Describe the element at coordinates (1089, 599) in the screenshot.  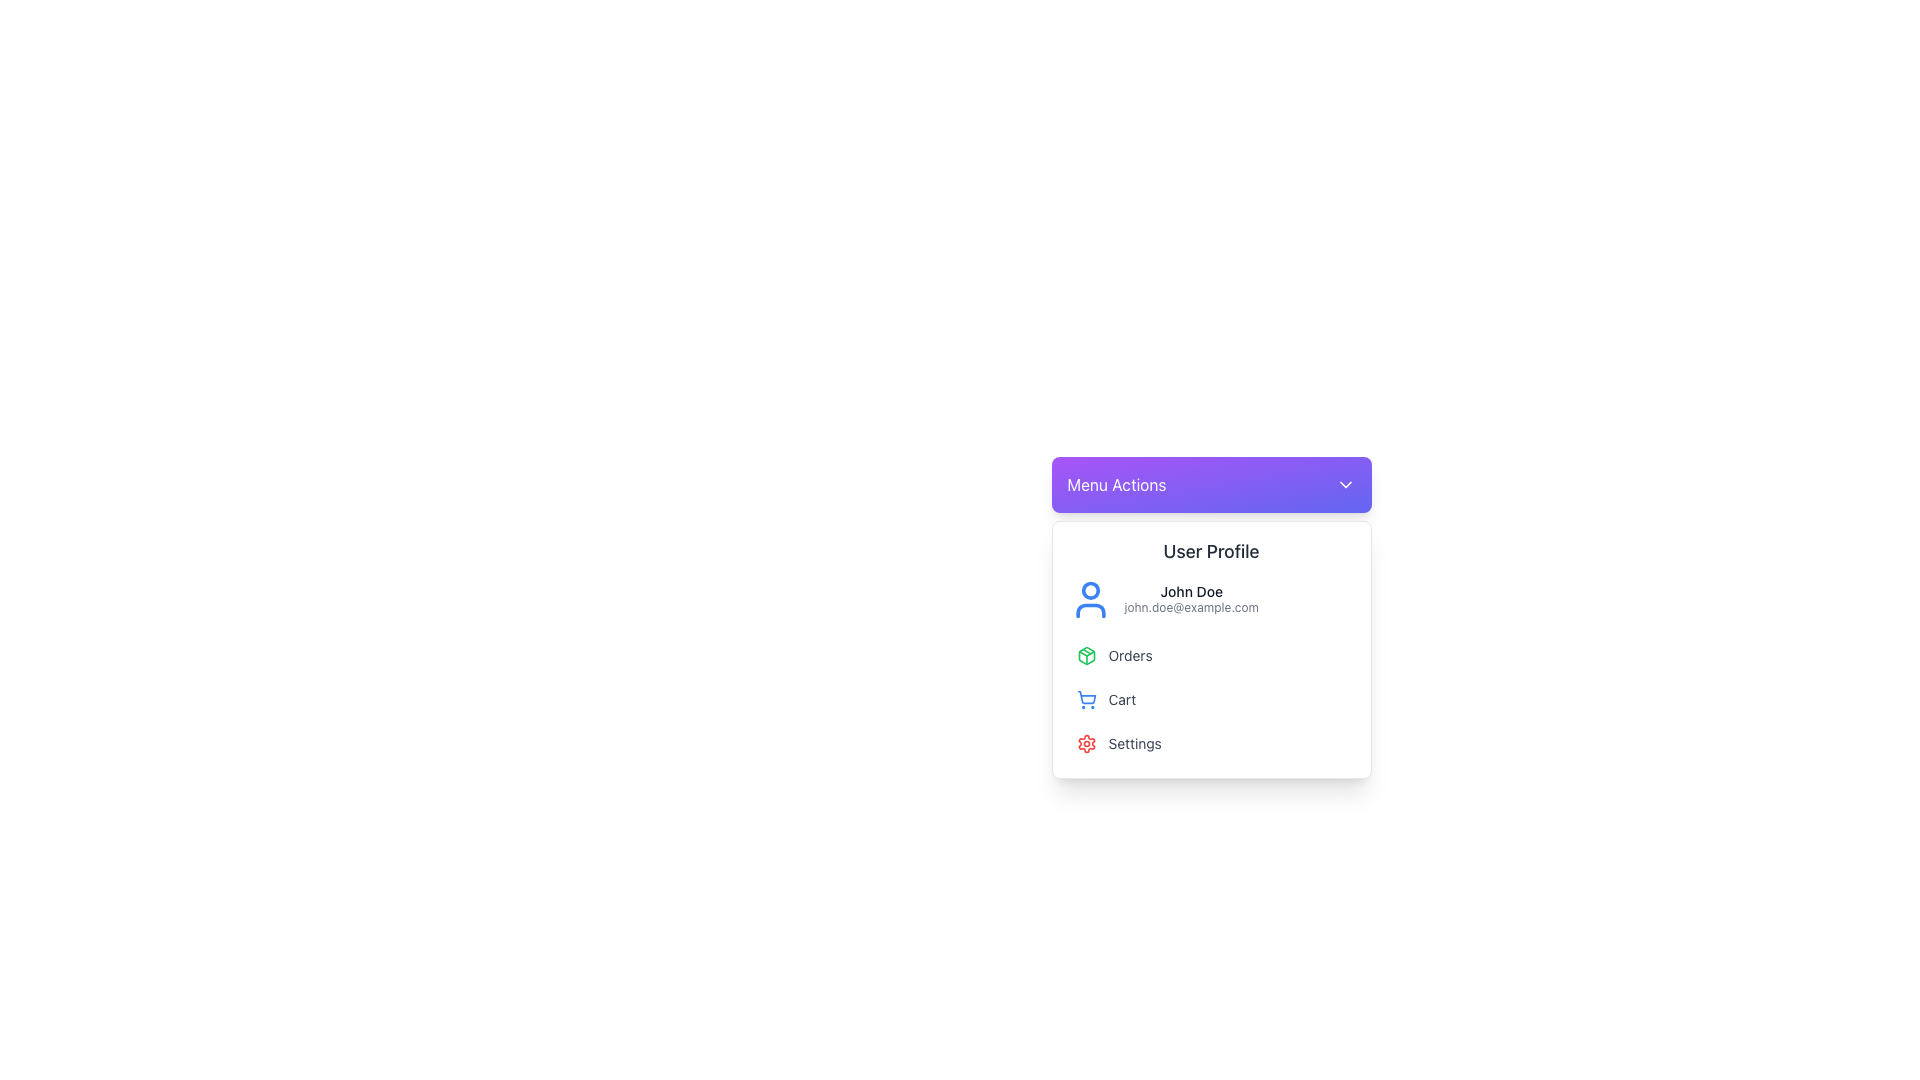
I see `the blue human silhouette SVG icon located at the top-left corner of the user profile section, preceding the textual information for 'John Doe' and 'john.doe@example.com'` at that location.